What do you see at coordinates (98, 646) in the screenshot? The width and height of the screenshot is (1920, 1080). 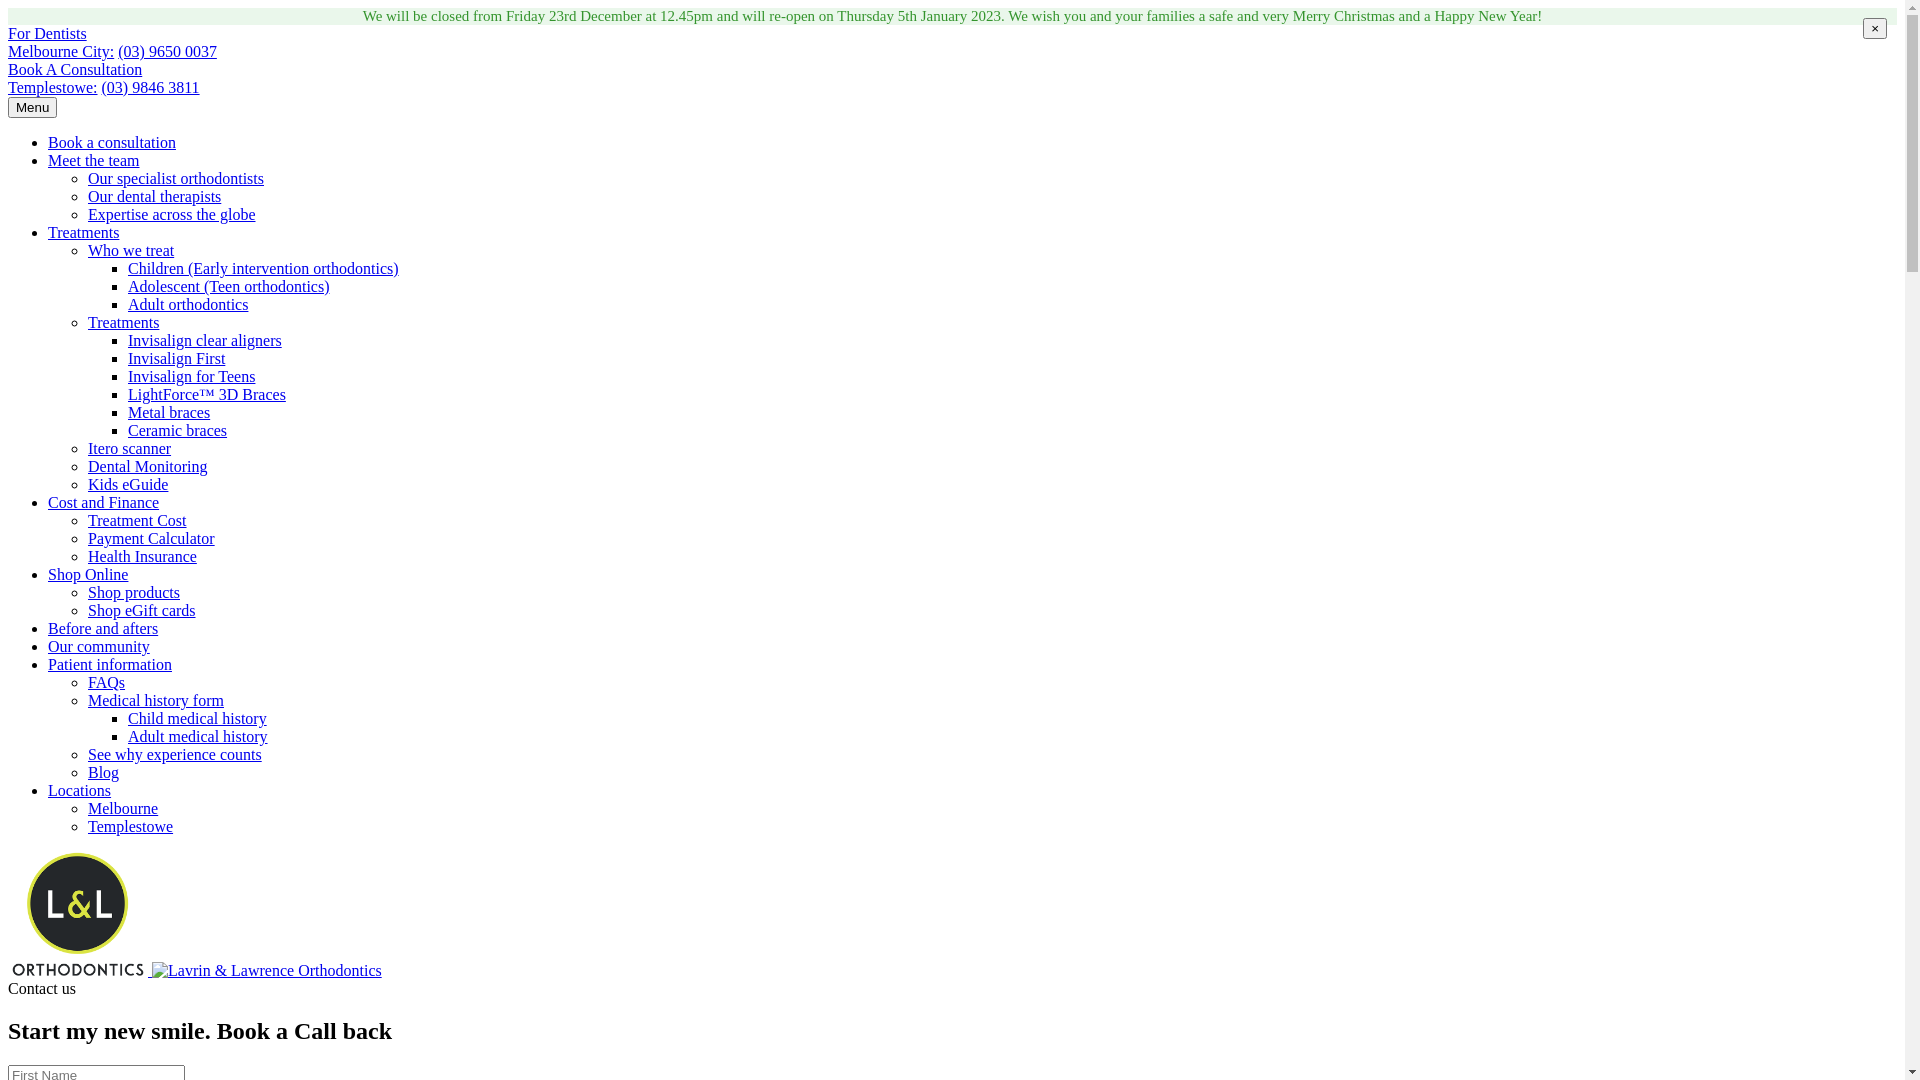 I see `'Our community'` at bounding box center [98, 646].